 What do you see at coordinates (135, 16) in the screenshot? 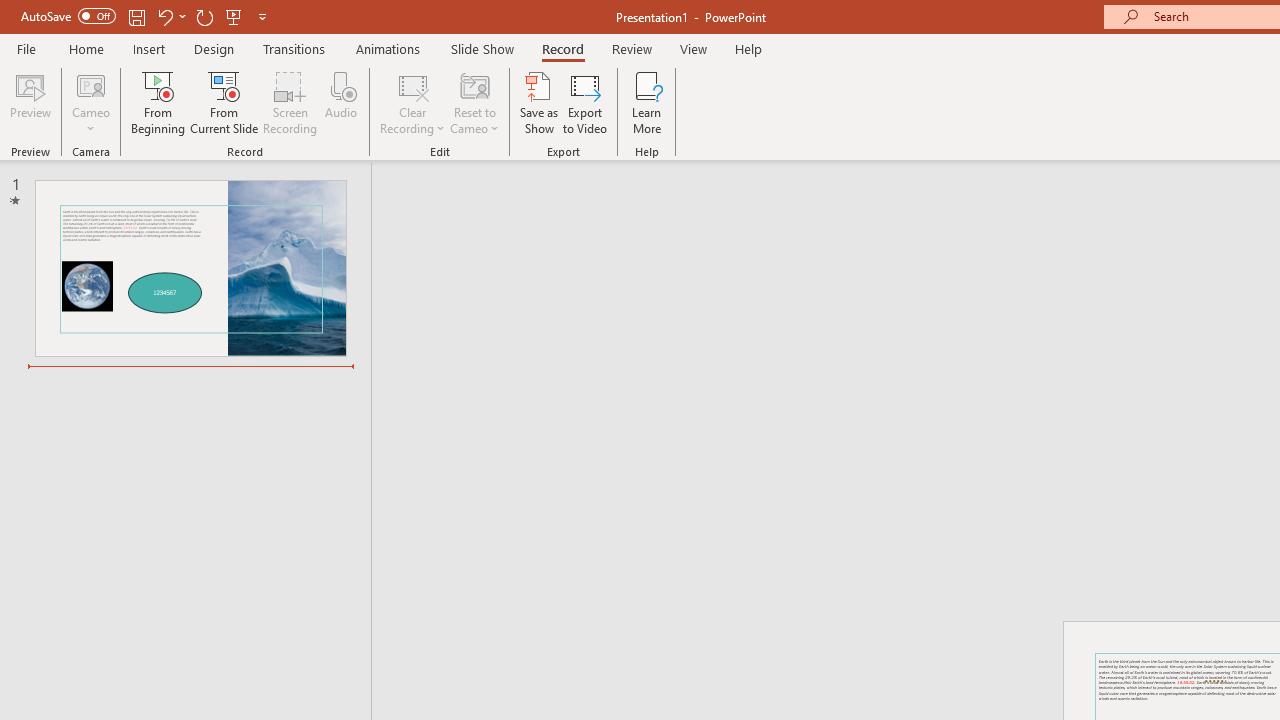
I see `'Save'` at bounding box center [135, 16].